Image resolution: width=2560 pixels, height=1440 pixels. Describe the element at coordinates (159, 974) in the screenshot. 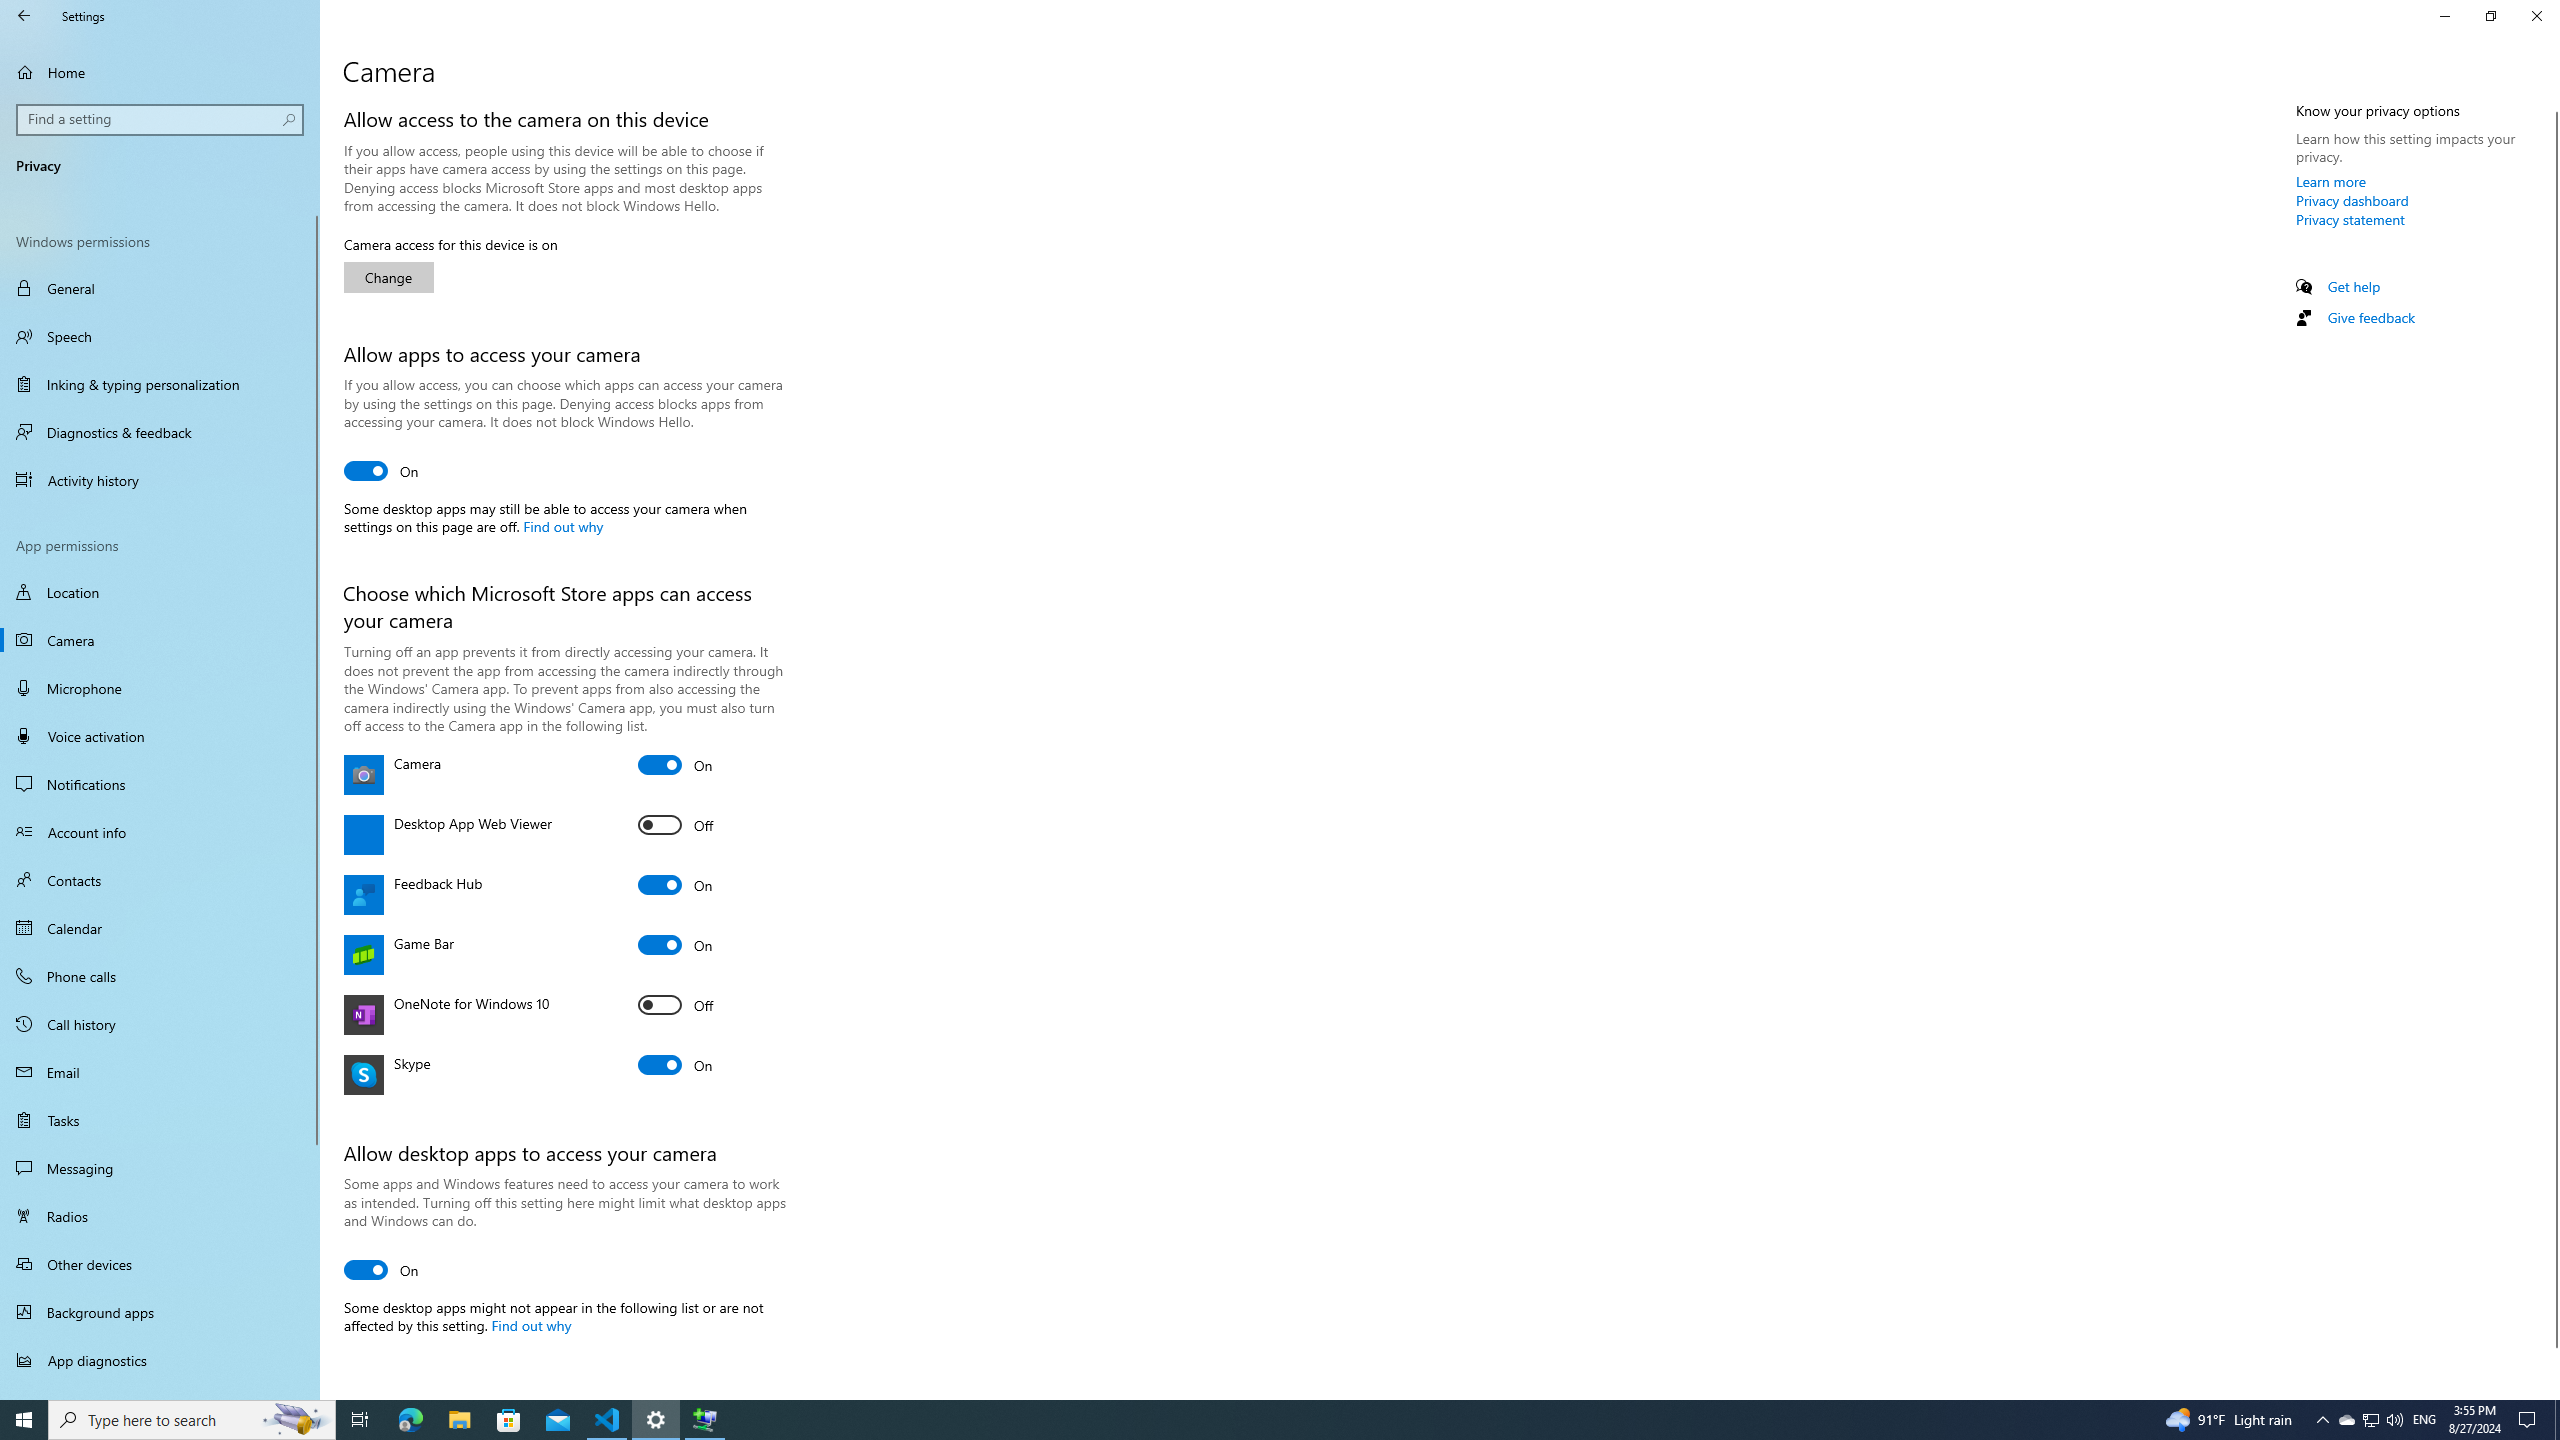

I see `'Phone calls'` at that location.